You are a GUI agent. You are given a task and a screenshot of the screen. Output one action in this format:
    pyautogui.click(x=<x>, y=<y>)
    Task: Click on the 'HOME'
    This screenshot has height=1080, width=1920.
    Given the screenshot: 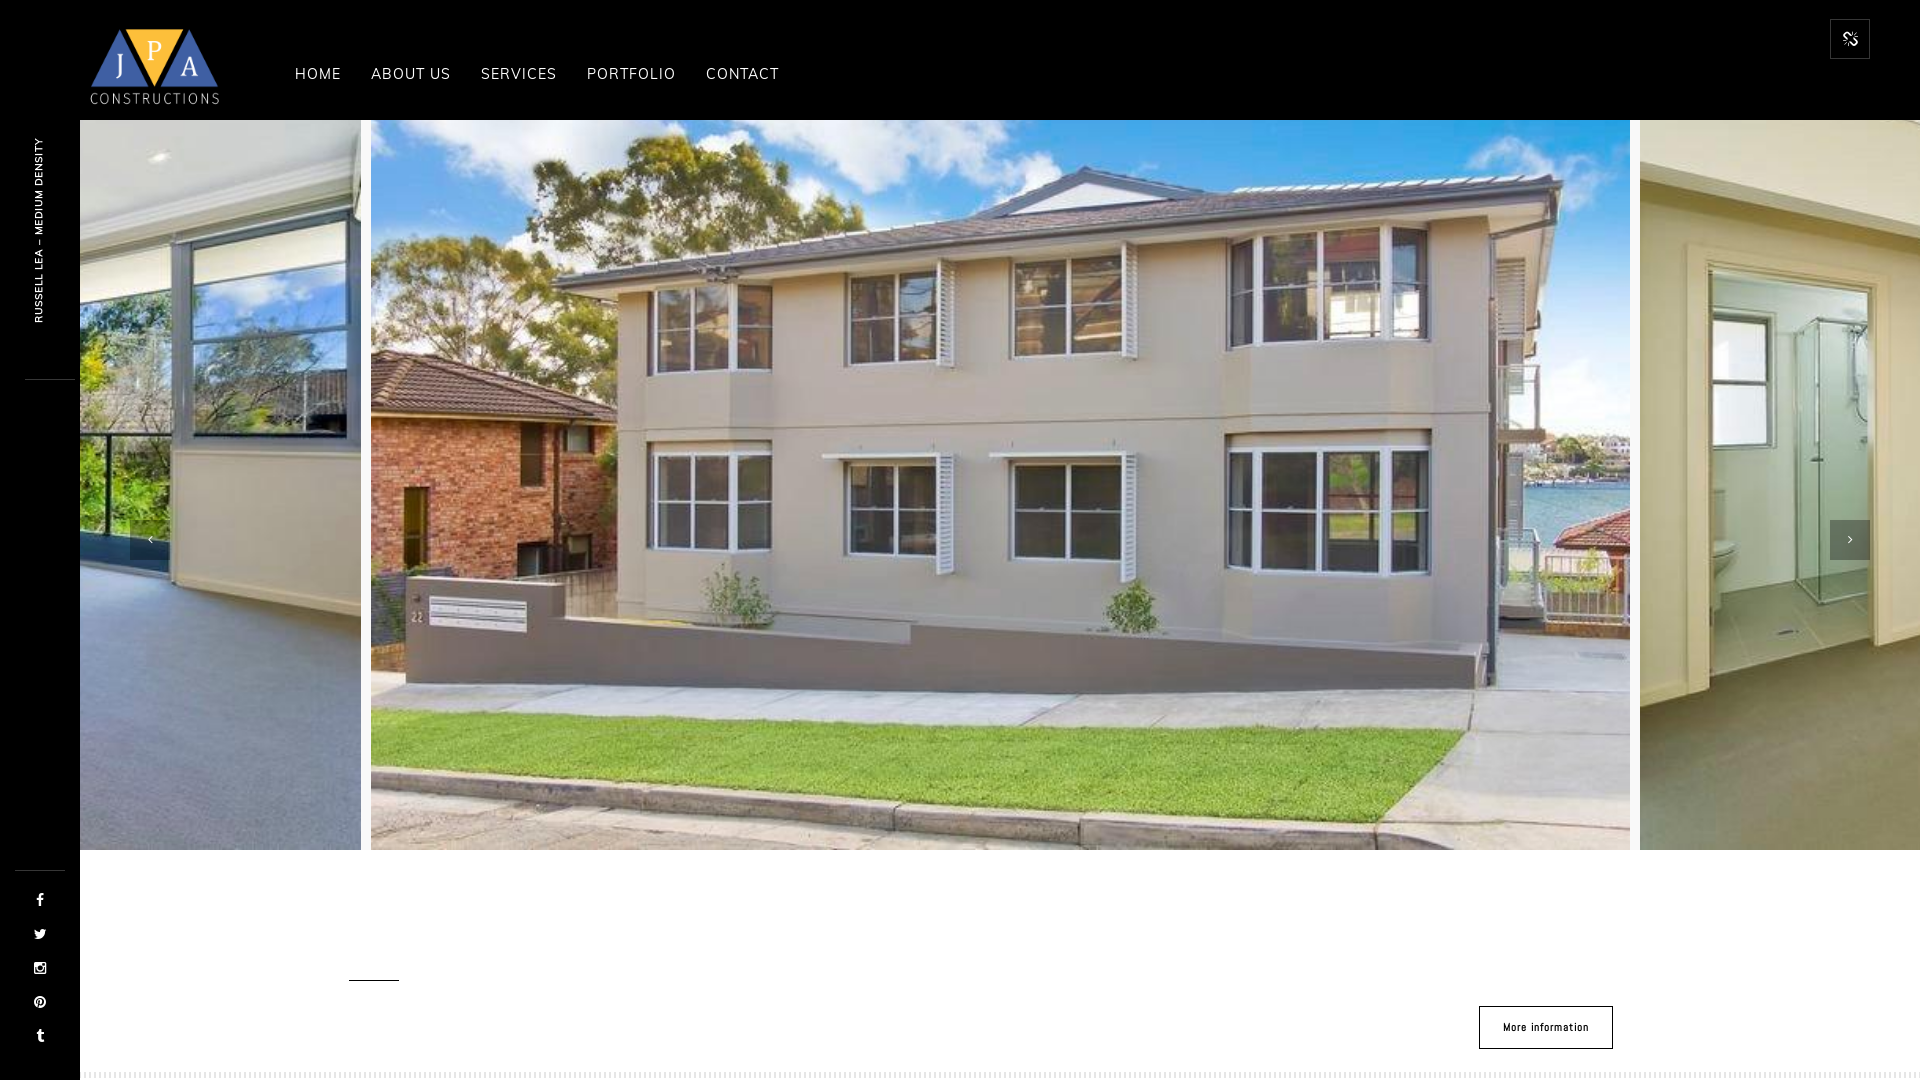 What is the action you would take?
    pyautogui.click(x=316, y=72)
    